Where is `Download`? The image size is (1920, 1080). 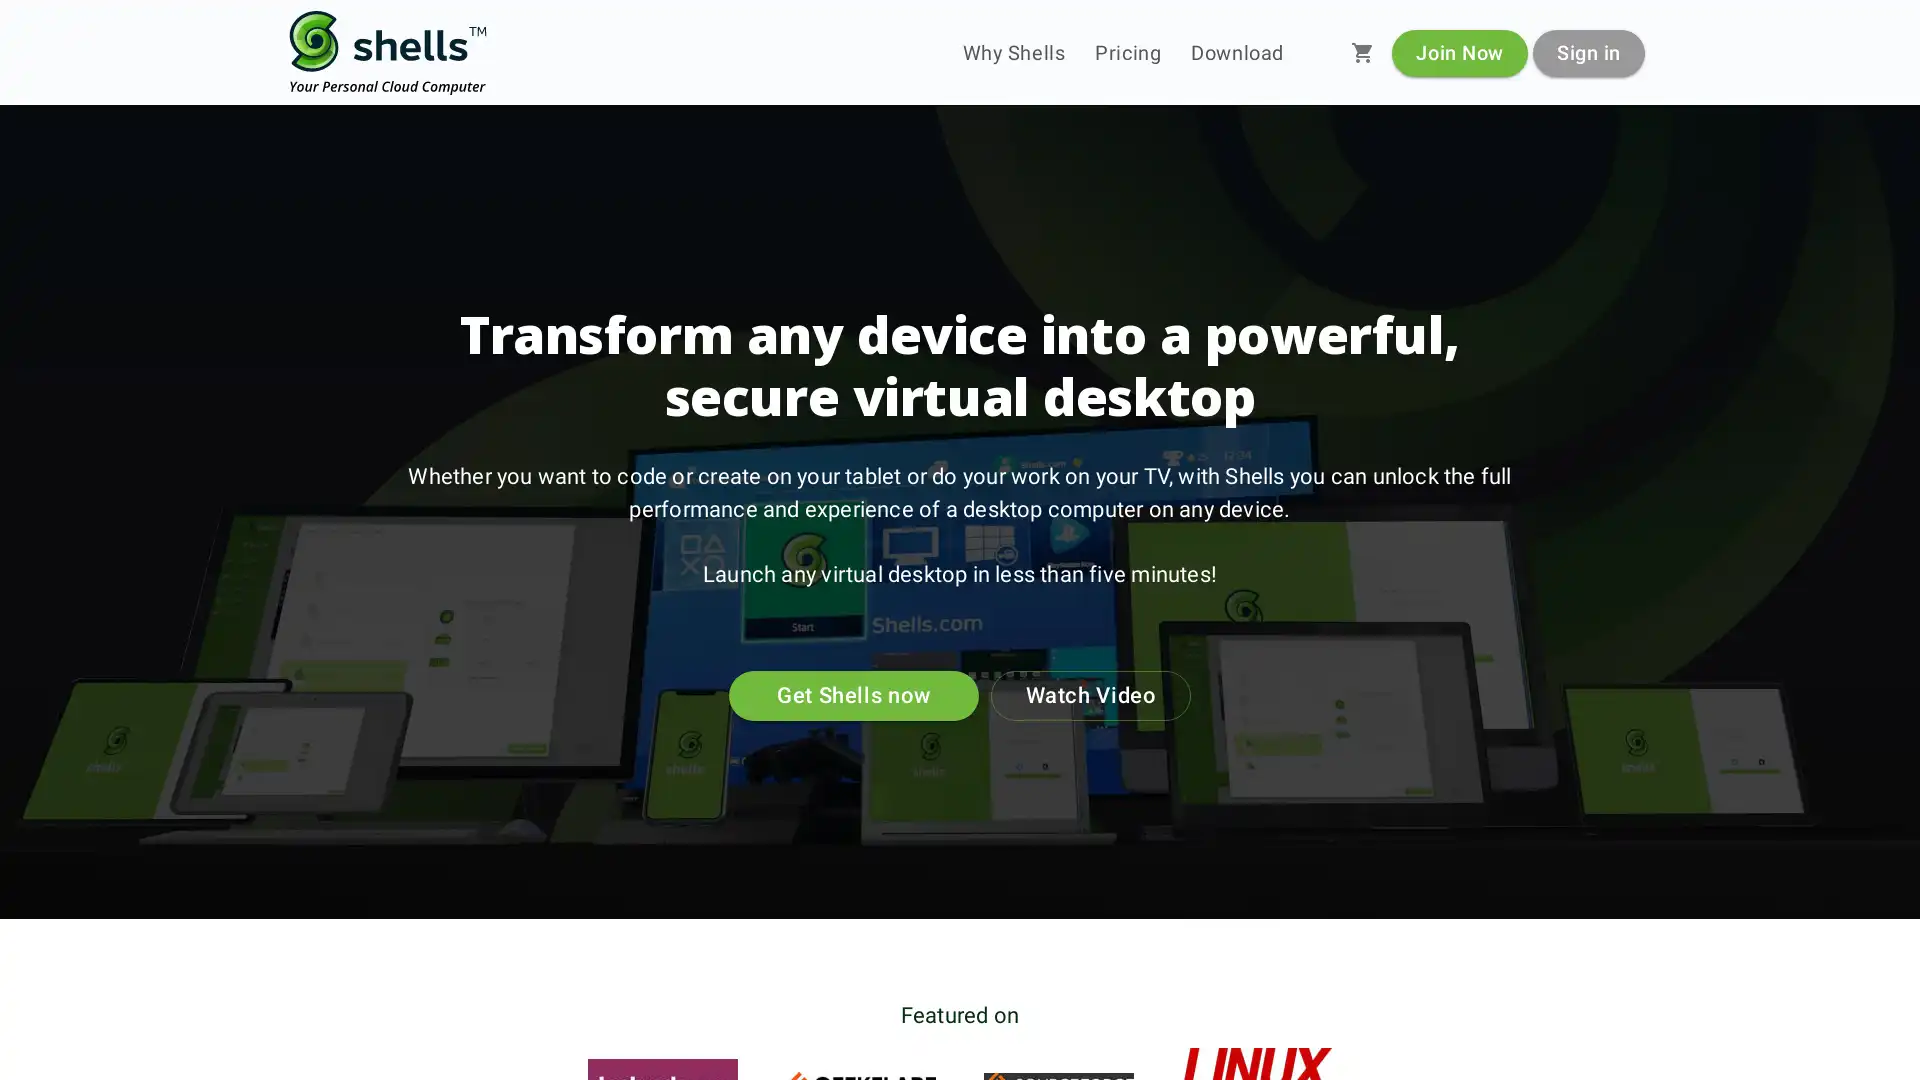
Download is located at coordinates (1236, 52).